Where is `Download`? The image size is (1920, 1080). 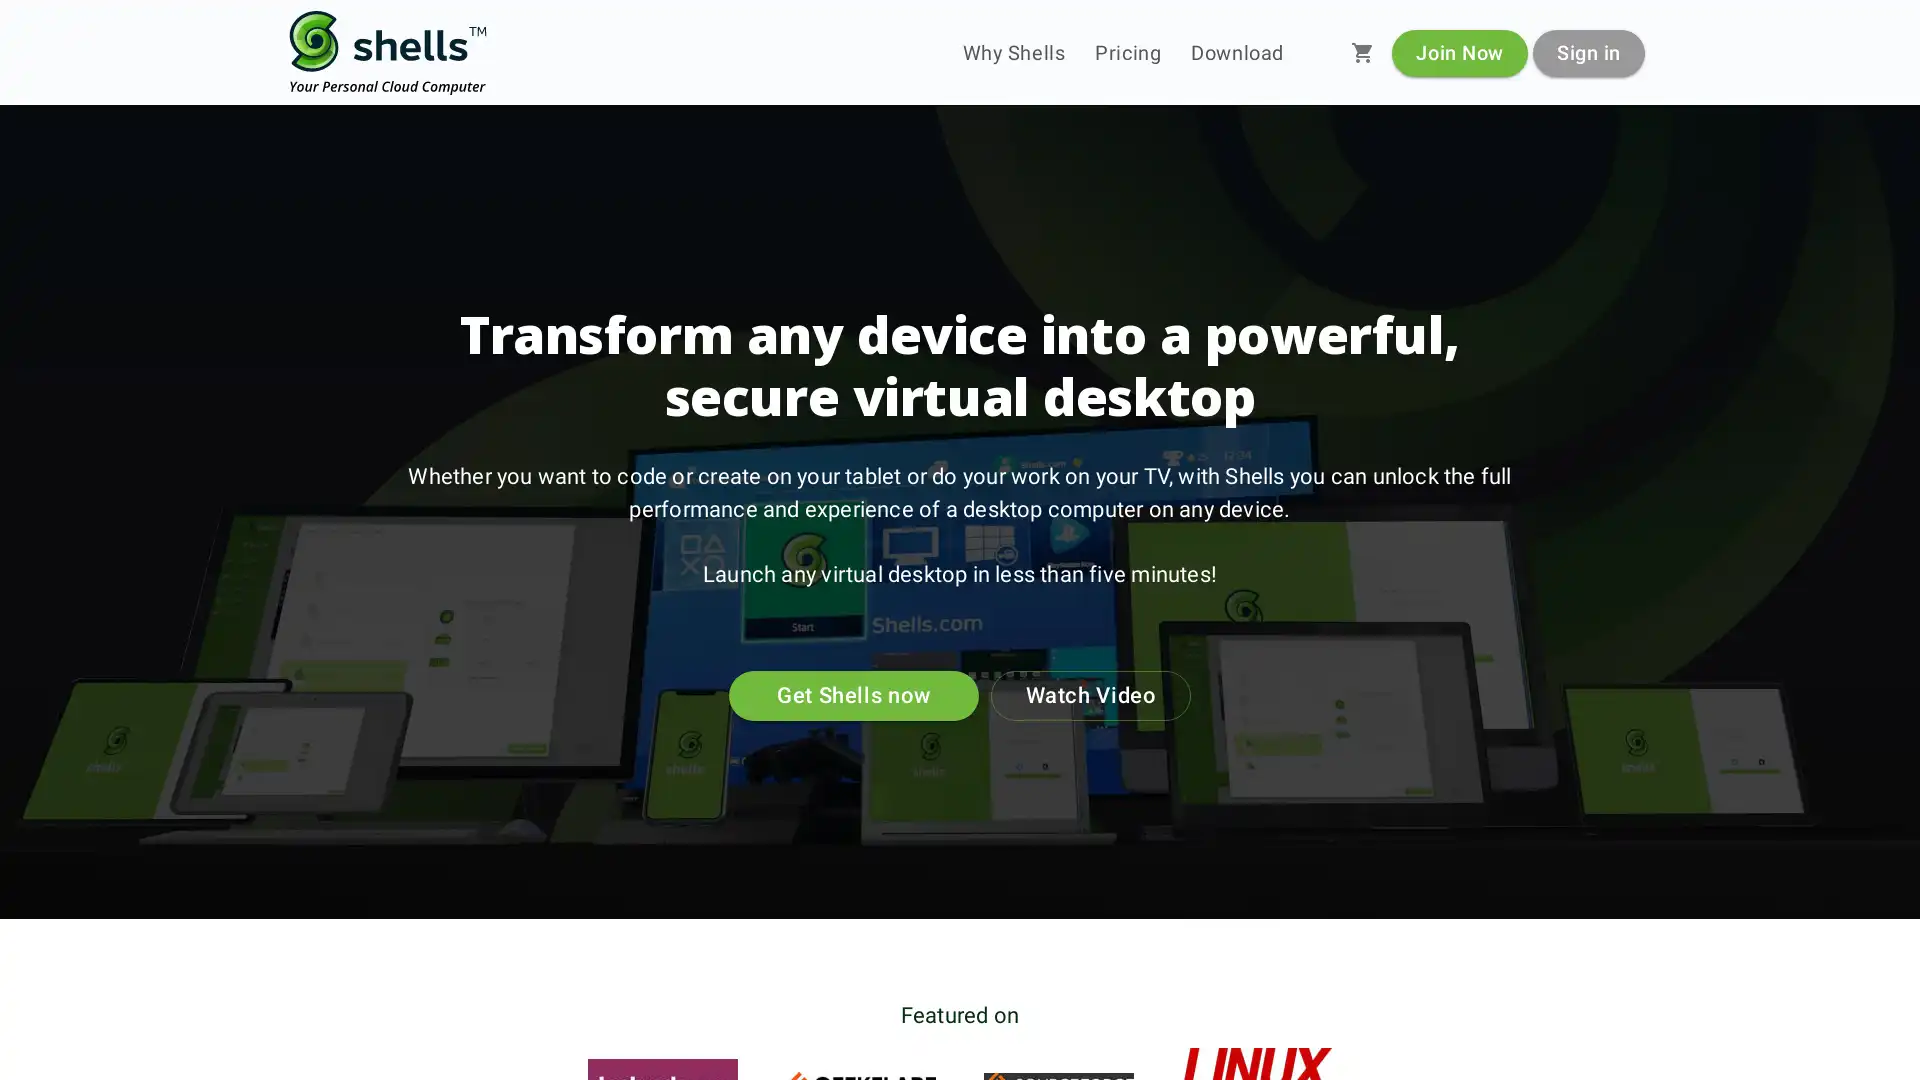
Download is located at coordinates (1236, 52).